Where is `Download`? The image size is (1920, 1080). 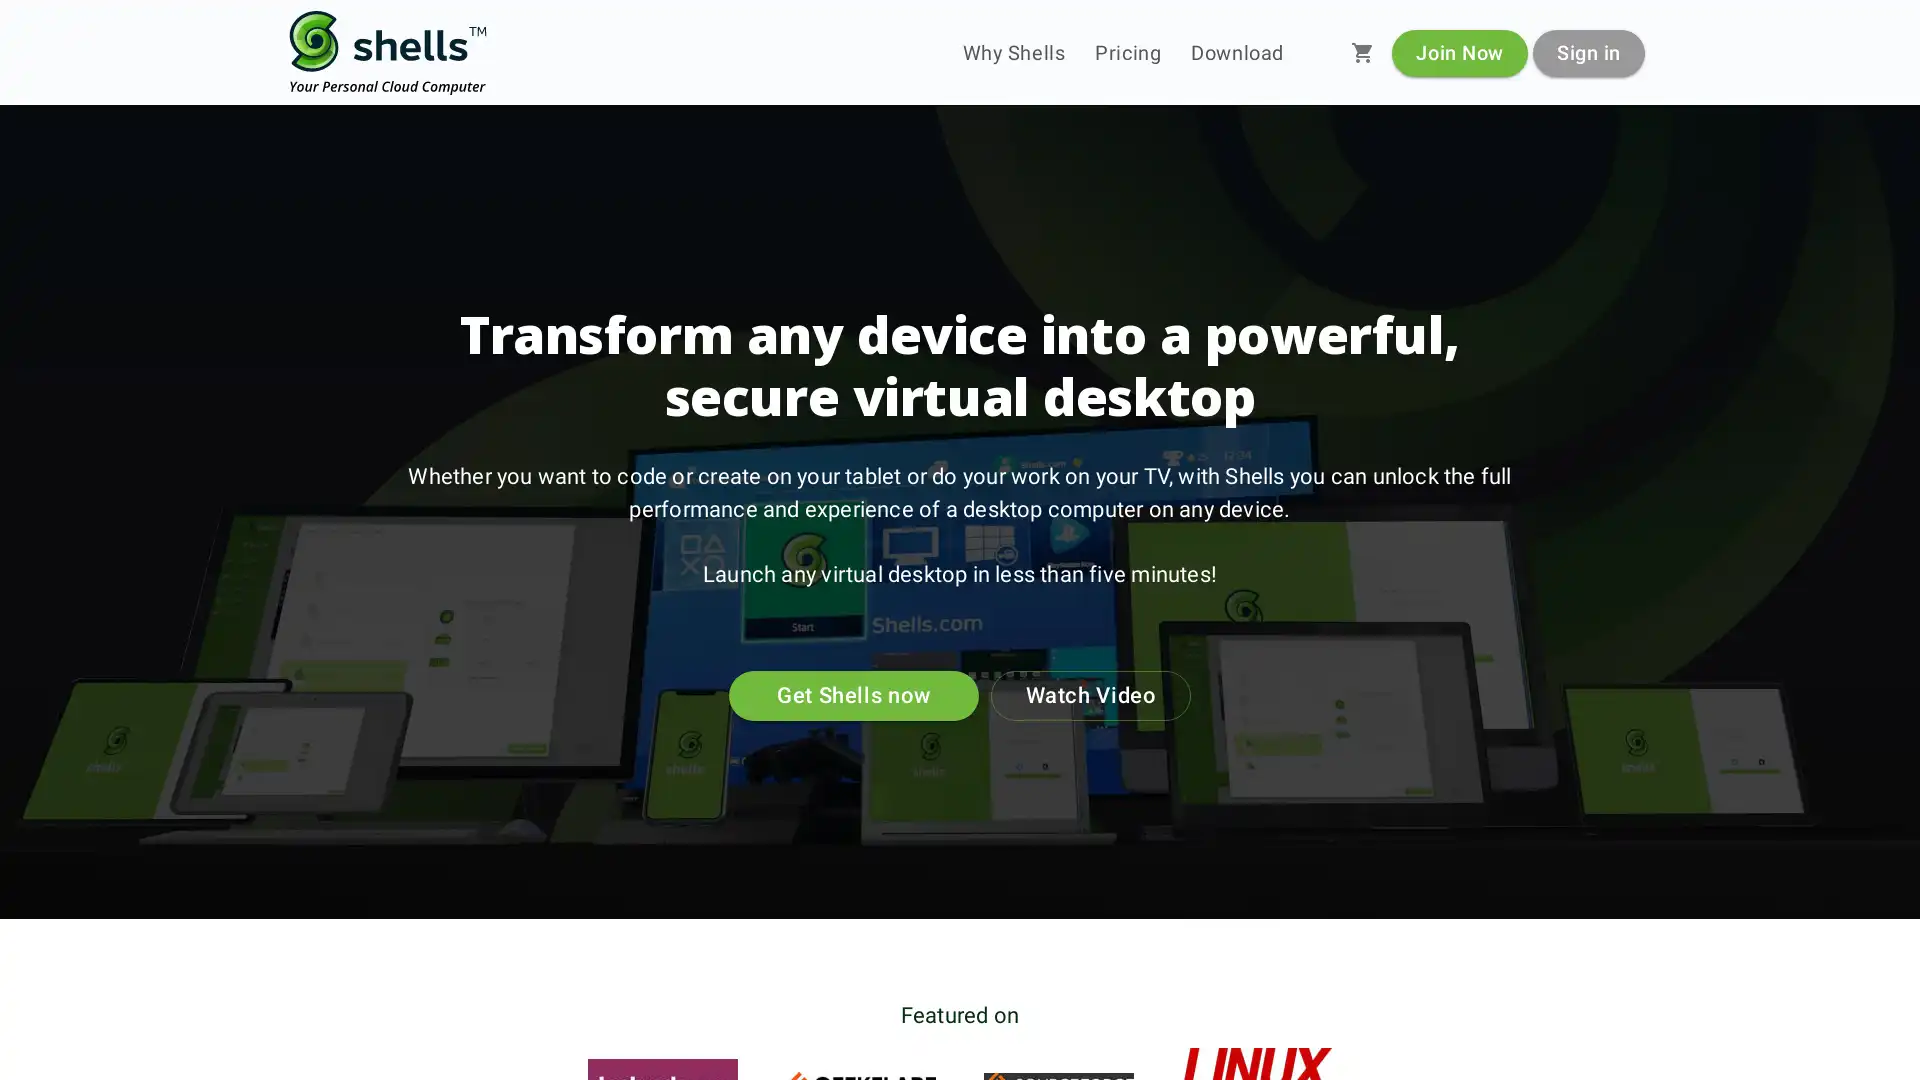
Download is located at coordinates (1236, 52).